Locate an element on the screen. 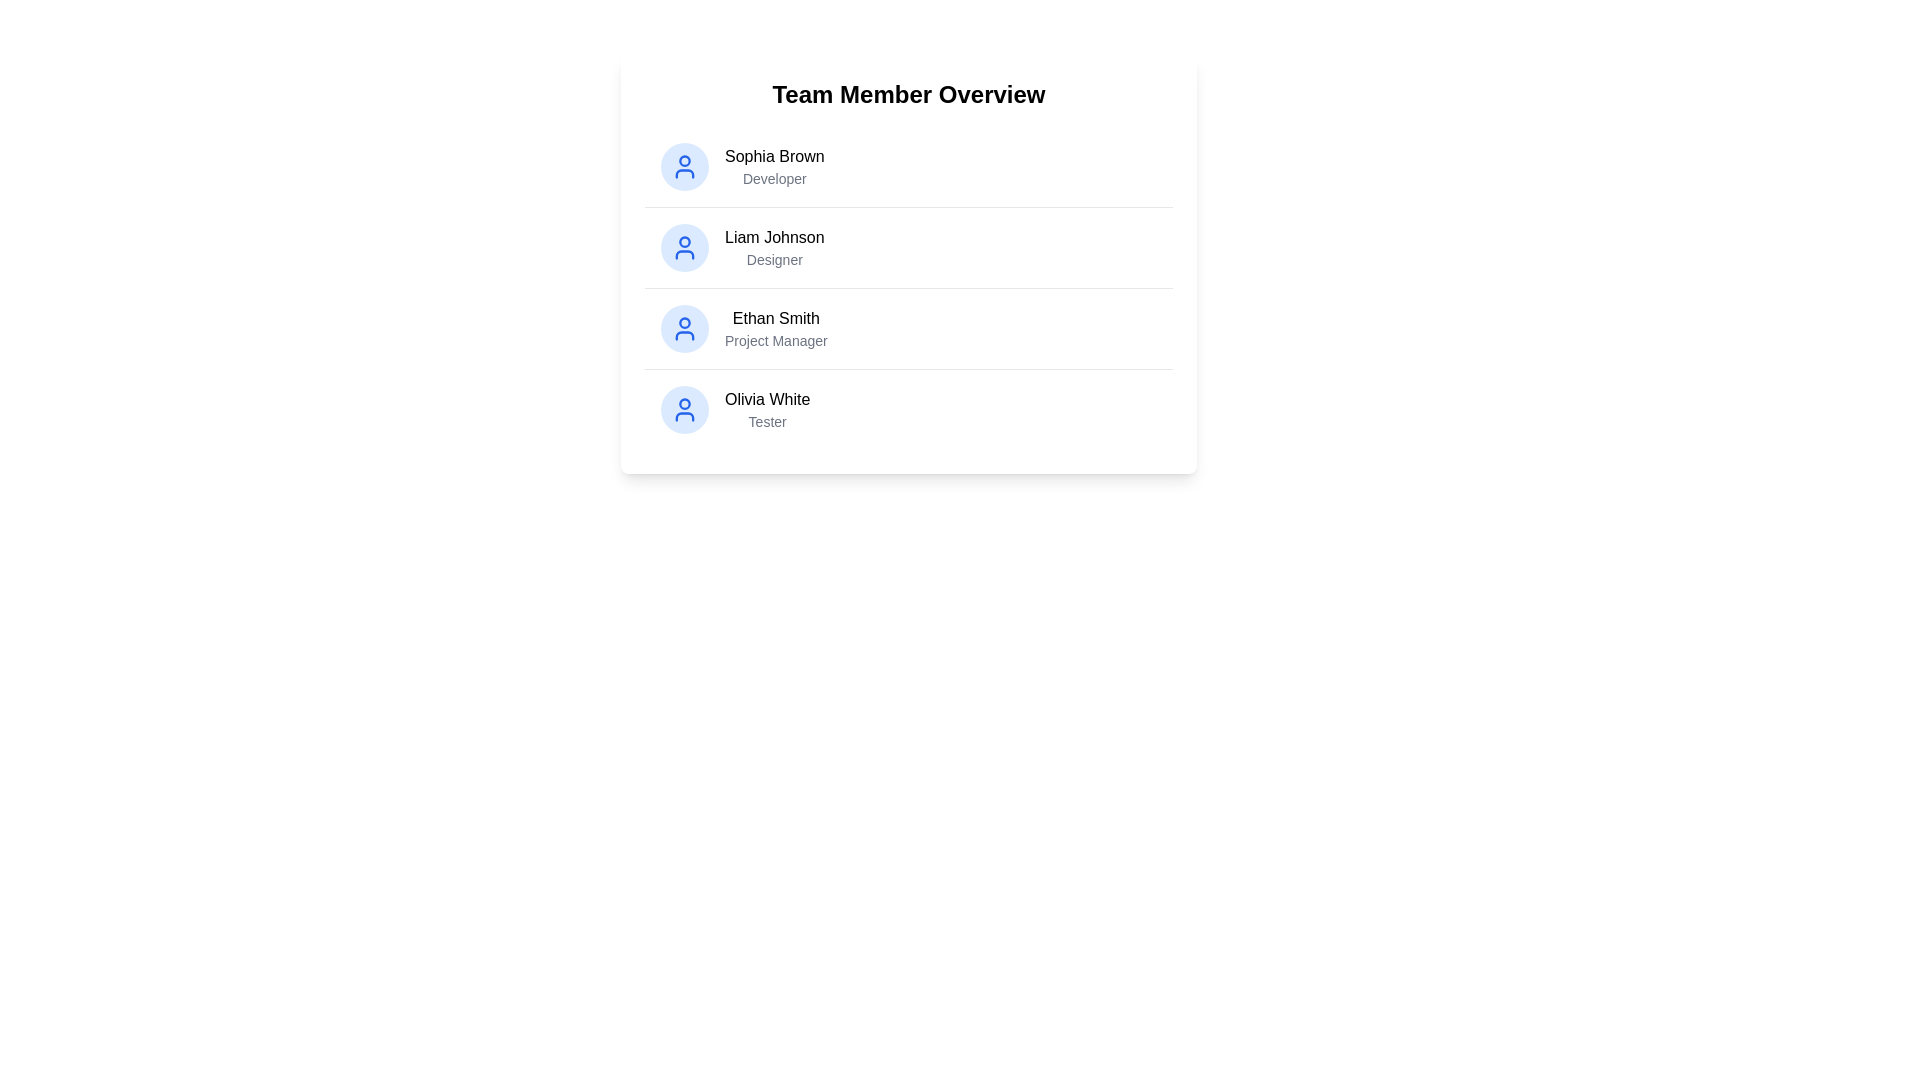 The image size is (1920, 1080). the text label reading 'Ethan Smith', which is the main name field for the profile located in the third position of a vertically-stacked list of profiles is located at coordinates (775, 318).